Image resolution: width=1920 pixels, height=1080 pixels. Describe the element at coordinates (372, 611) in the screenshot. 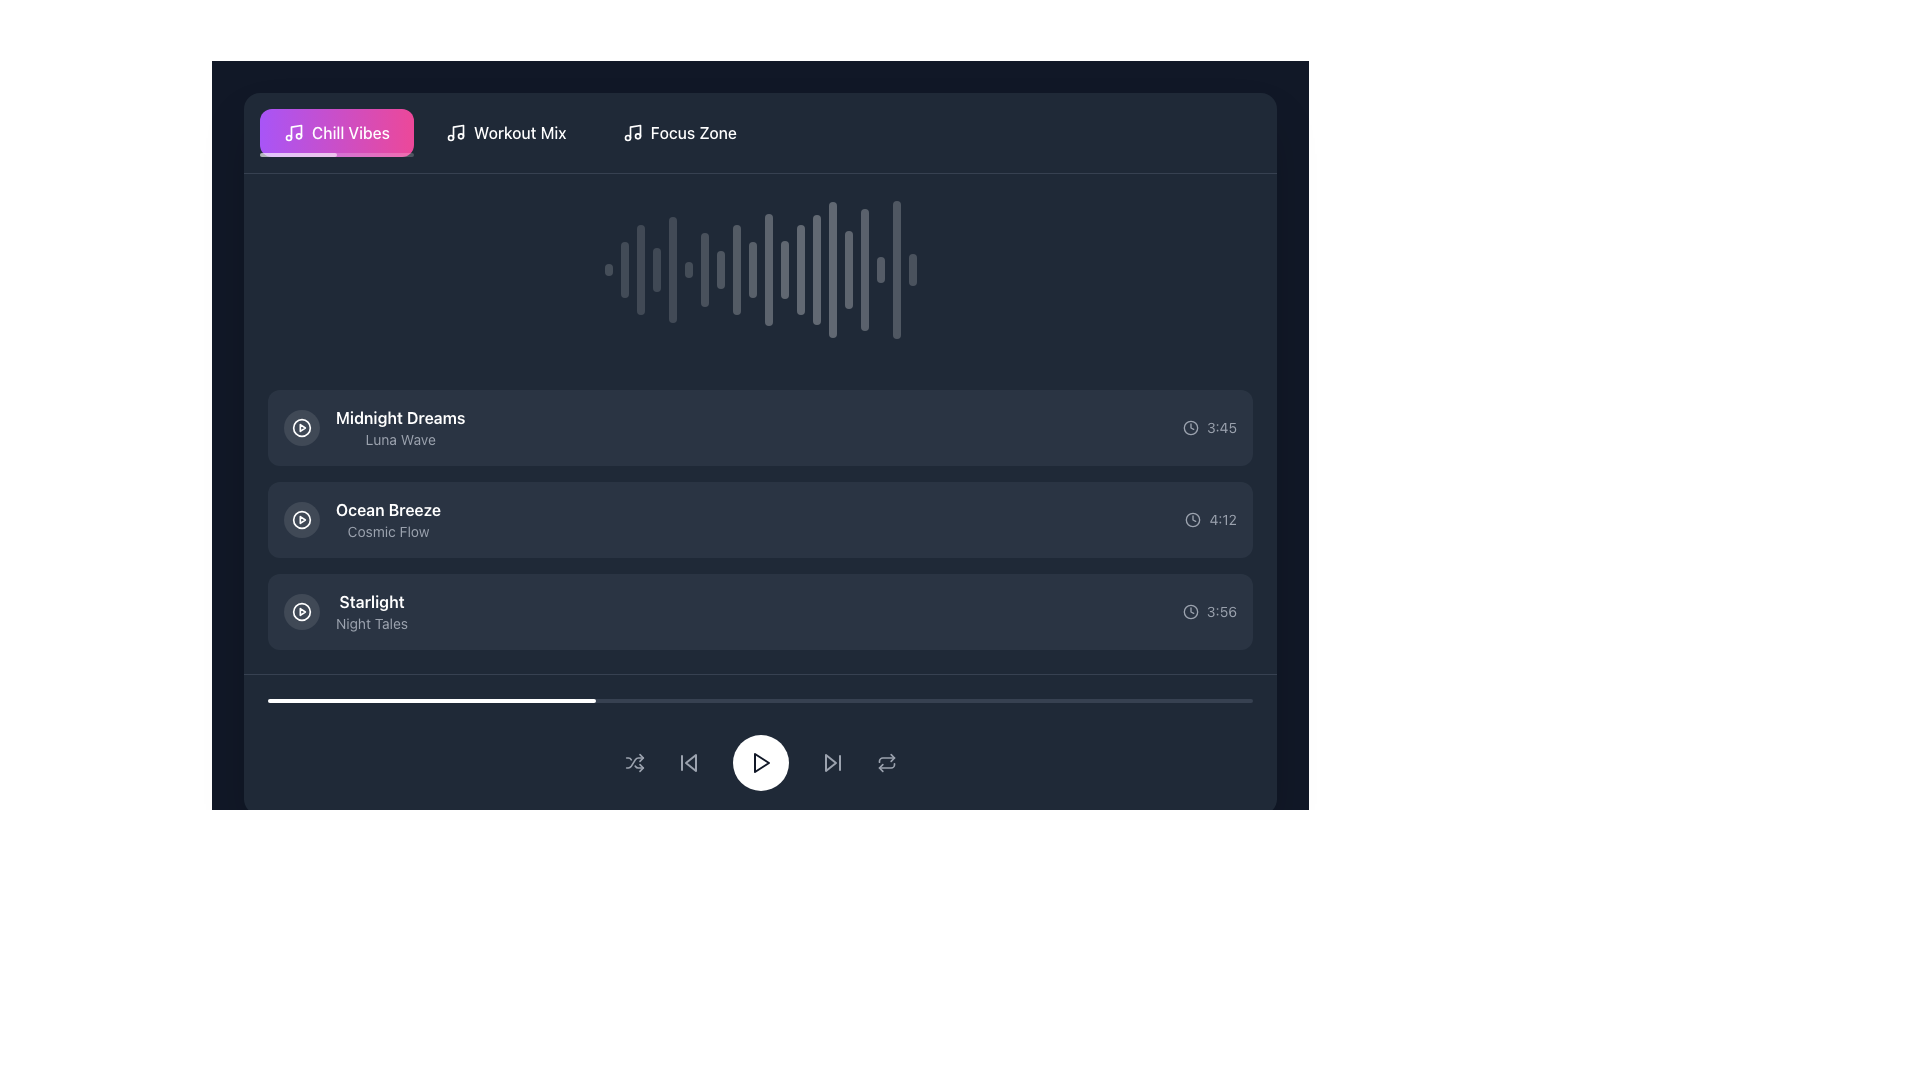

I see `content displayed in the Text Display element that shows the title 'Starlight' and subtitle 'Night Tales' as the third item in the media library list` at that location.